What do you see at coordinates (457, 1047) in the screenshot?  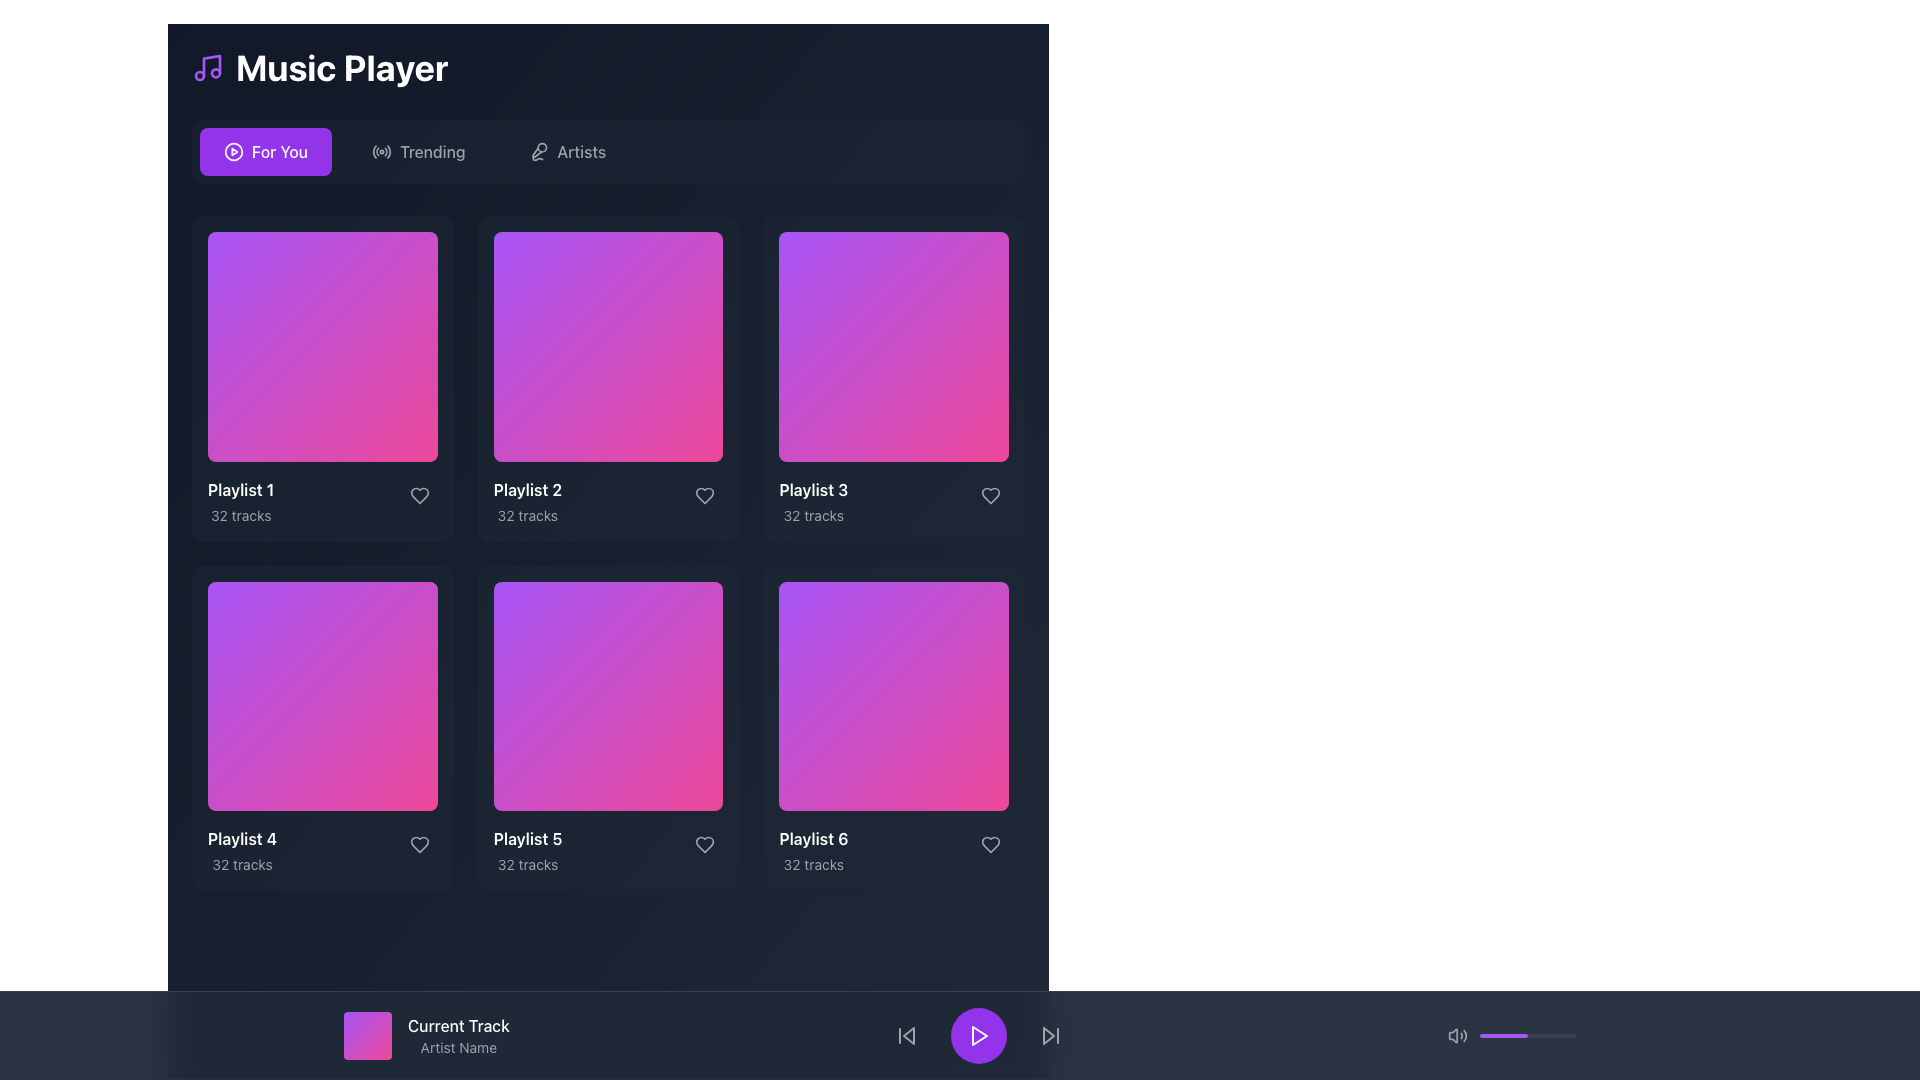 I see `the non-interactive text label that displays the name of the artist for the current track, located in the second row below the 'Current Track' label in the player's bottom bar` at bounding box center [457, 1047].